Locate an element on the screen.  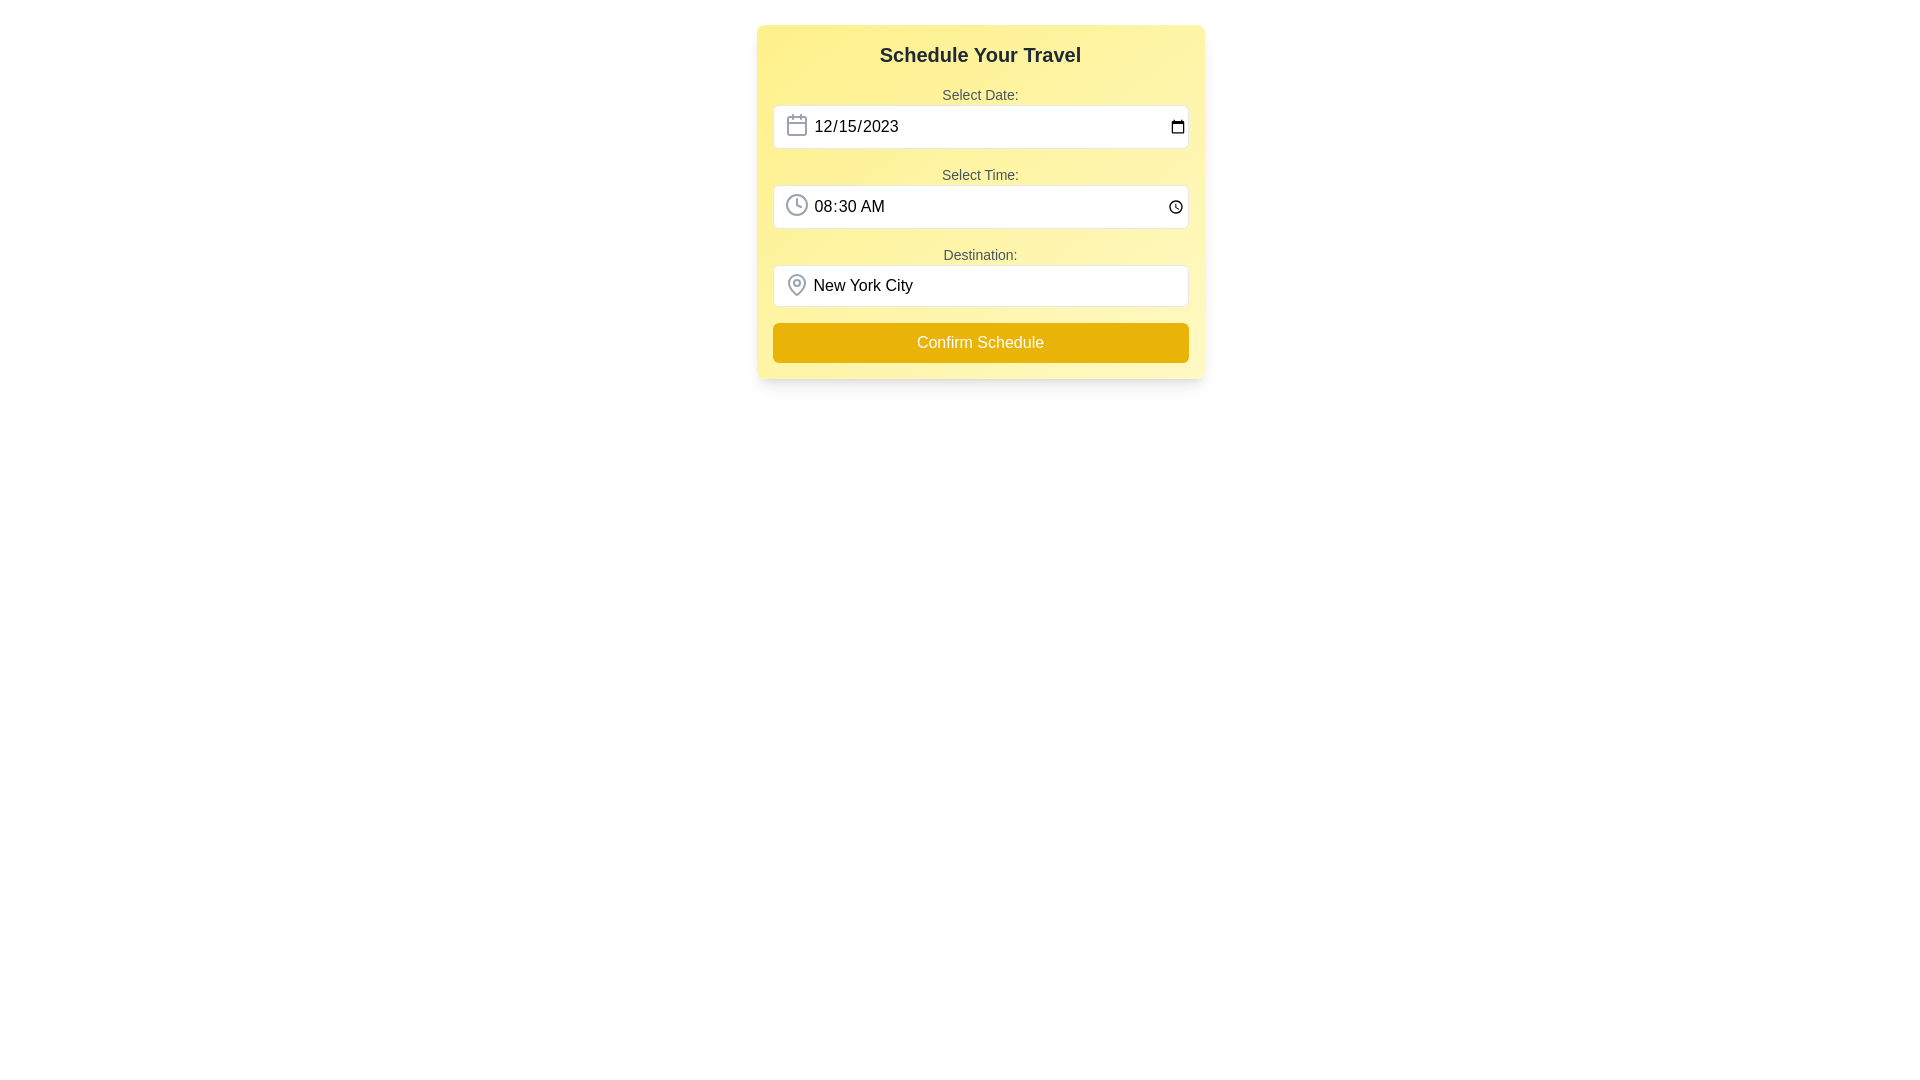
the decorative location indicator SVG icon positioned to the left of the 'Destination' input box in the 'Schedule Your Travel' form is located at coordinates (795, 285).